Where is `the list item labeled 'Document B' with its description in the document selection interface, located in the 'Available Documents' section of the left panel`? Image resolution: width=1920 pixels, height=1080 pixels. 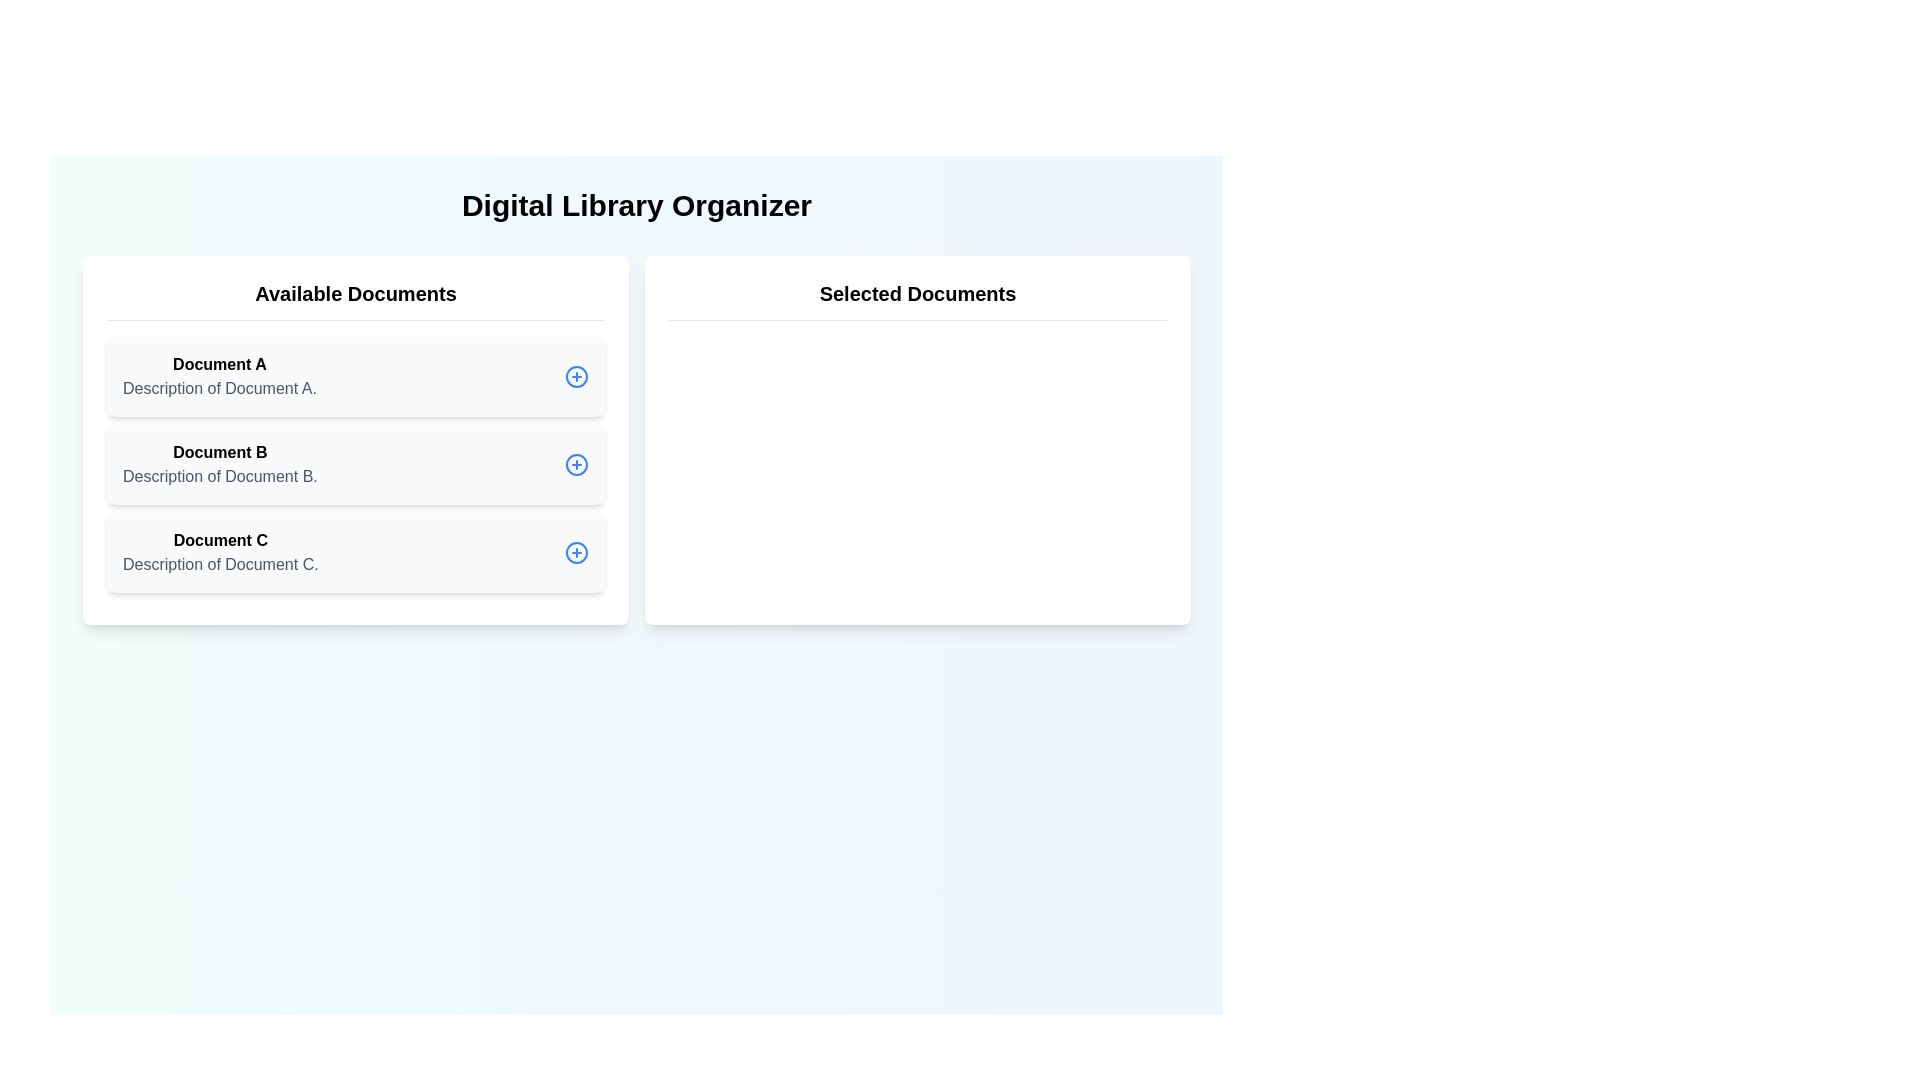
the list item labeled 'Document B' with its description in the document selection interface, located in the 'Available Documents' section of the left panel is located at coordinates (220, 465).